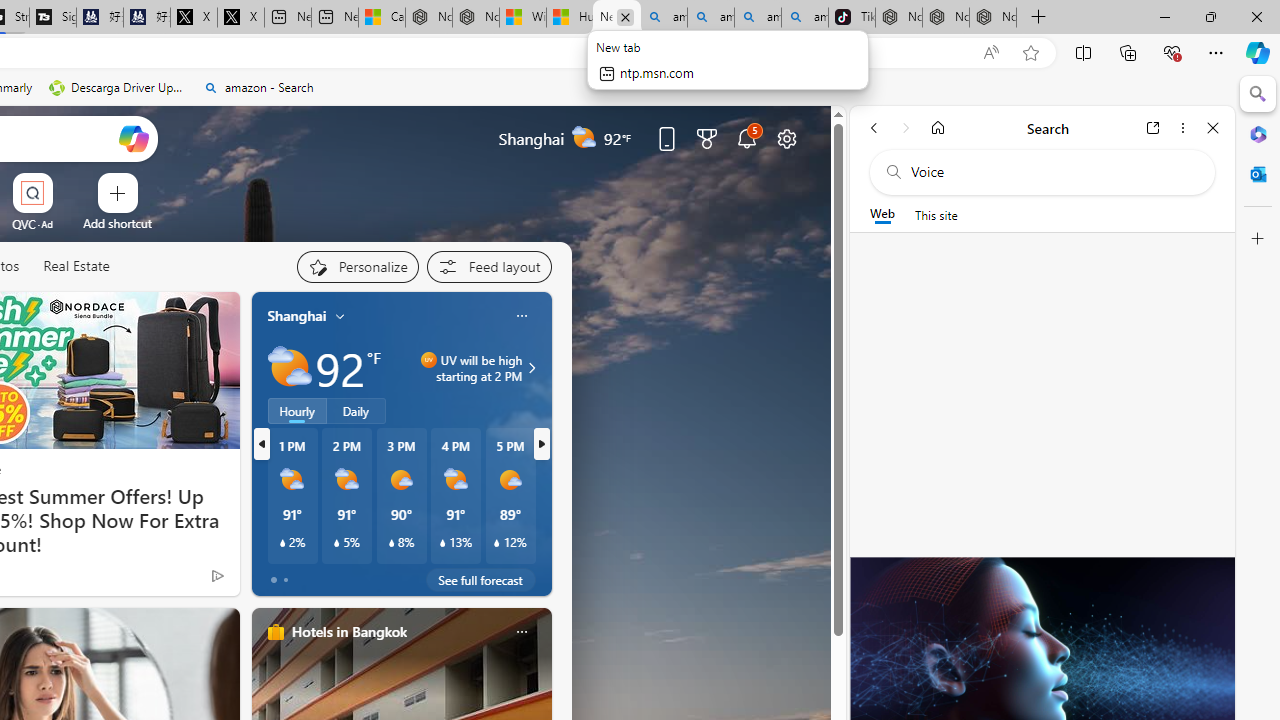  I want to click on 'Class: weather-arrow-glyph', so click(531, 367).